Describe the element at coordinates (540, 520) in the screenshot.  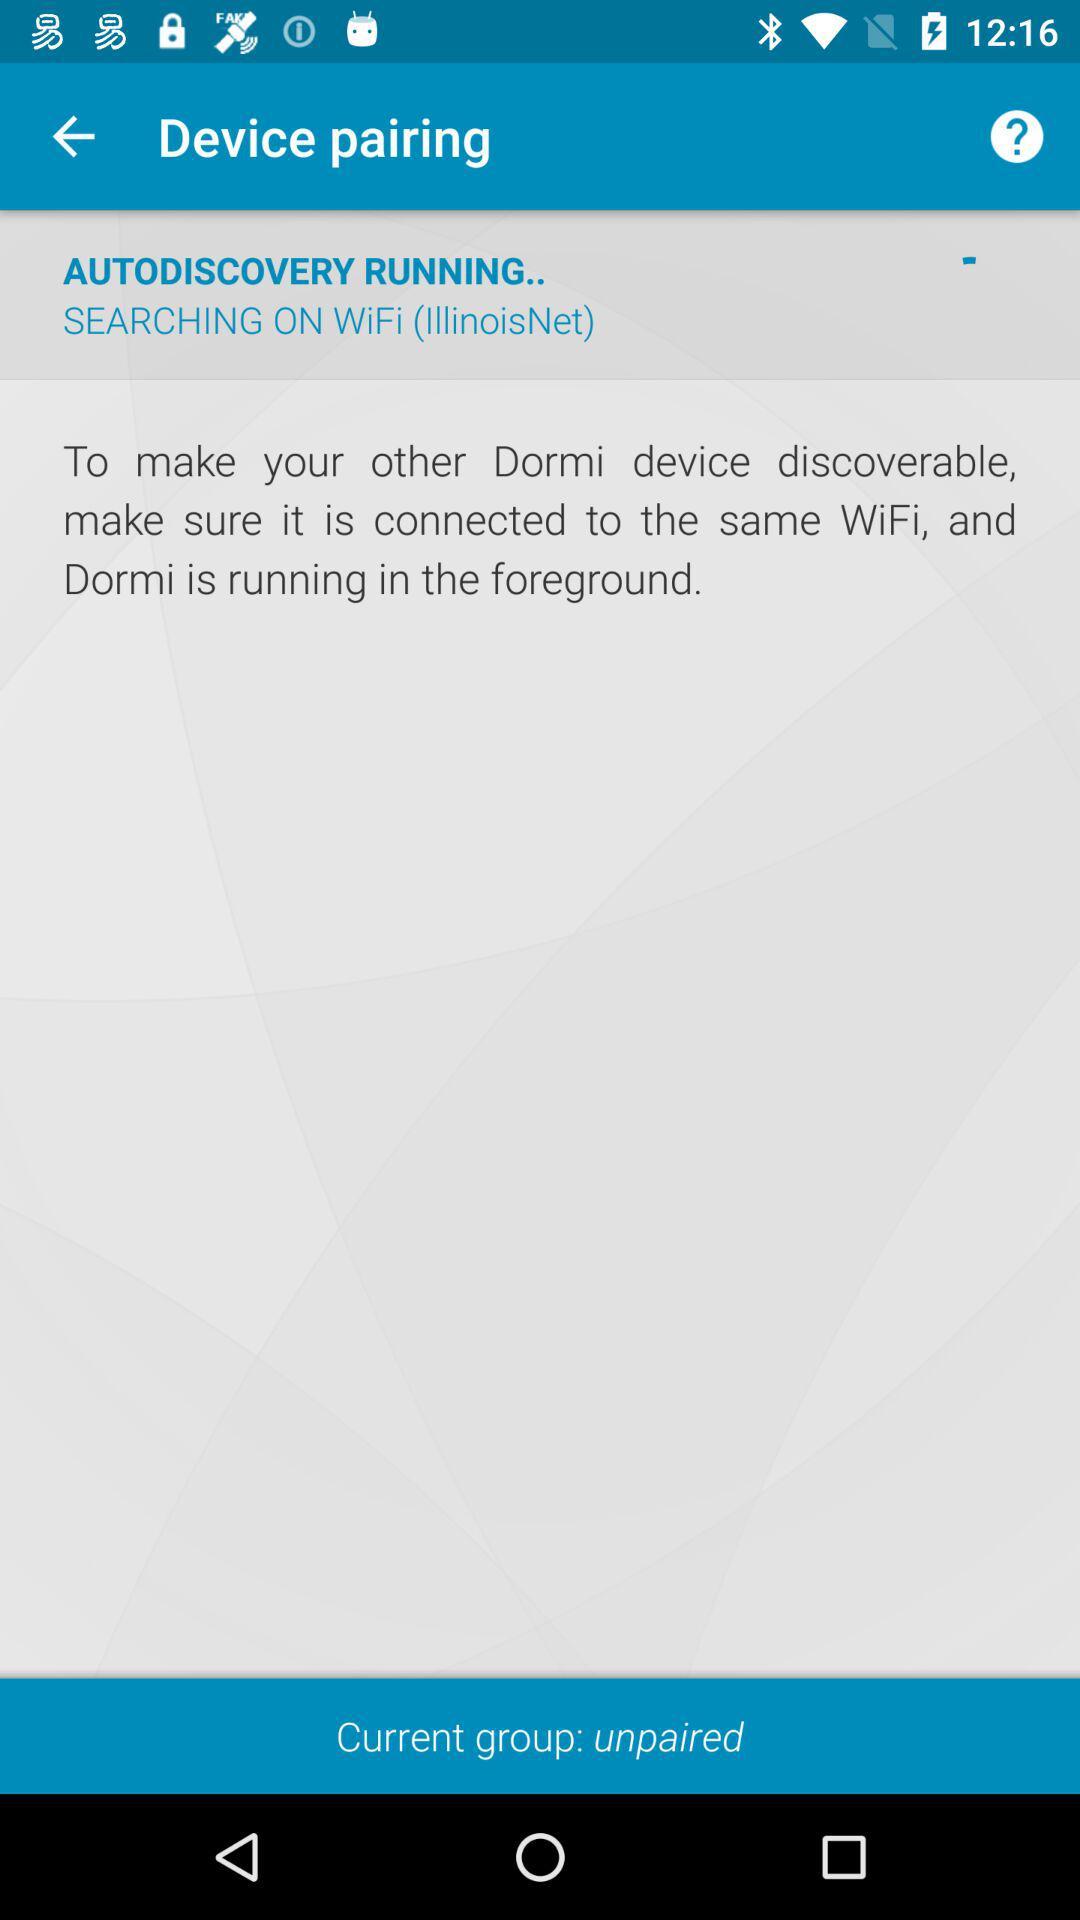
I see `the to make your` at that location.